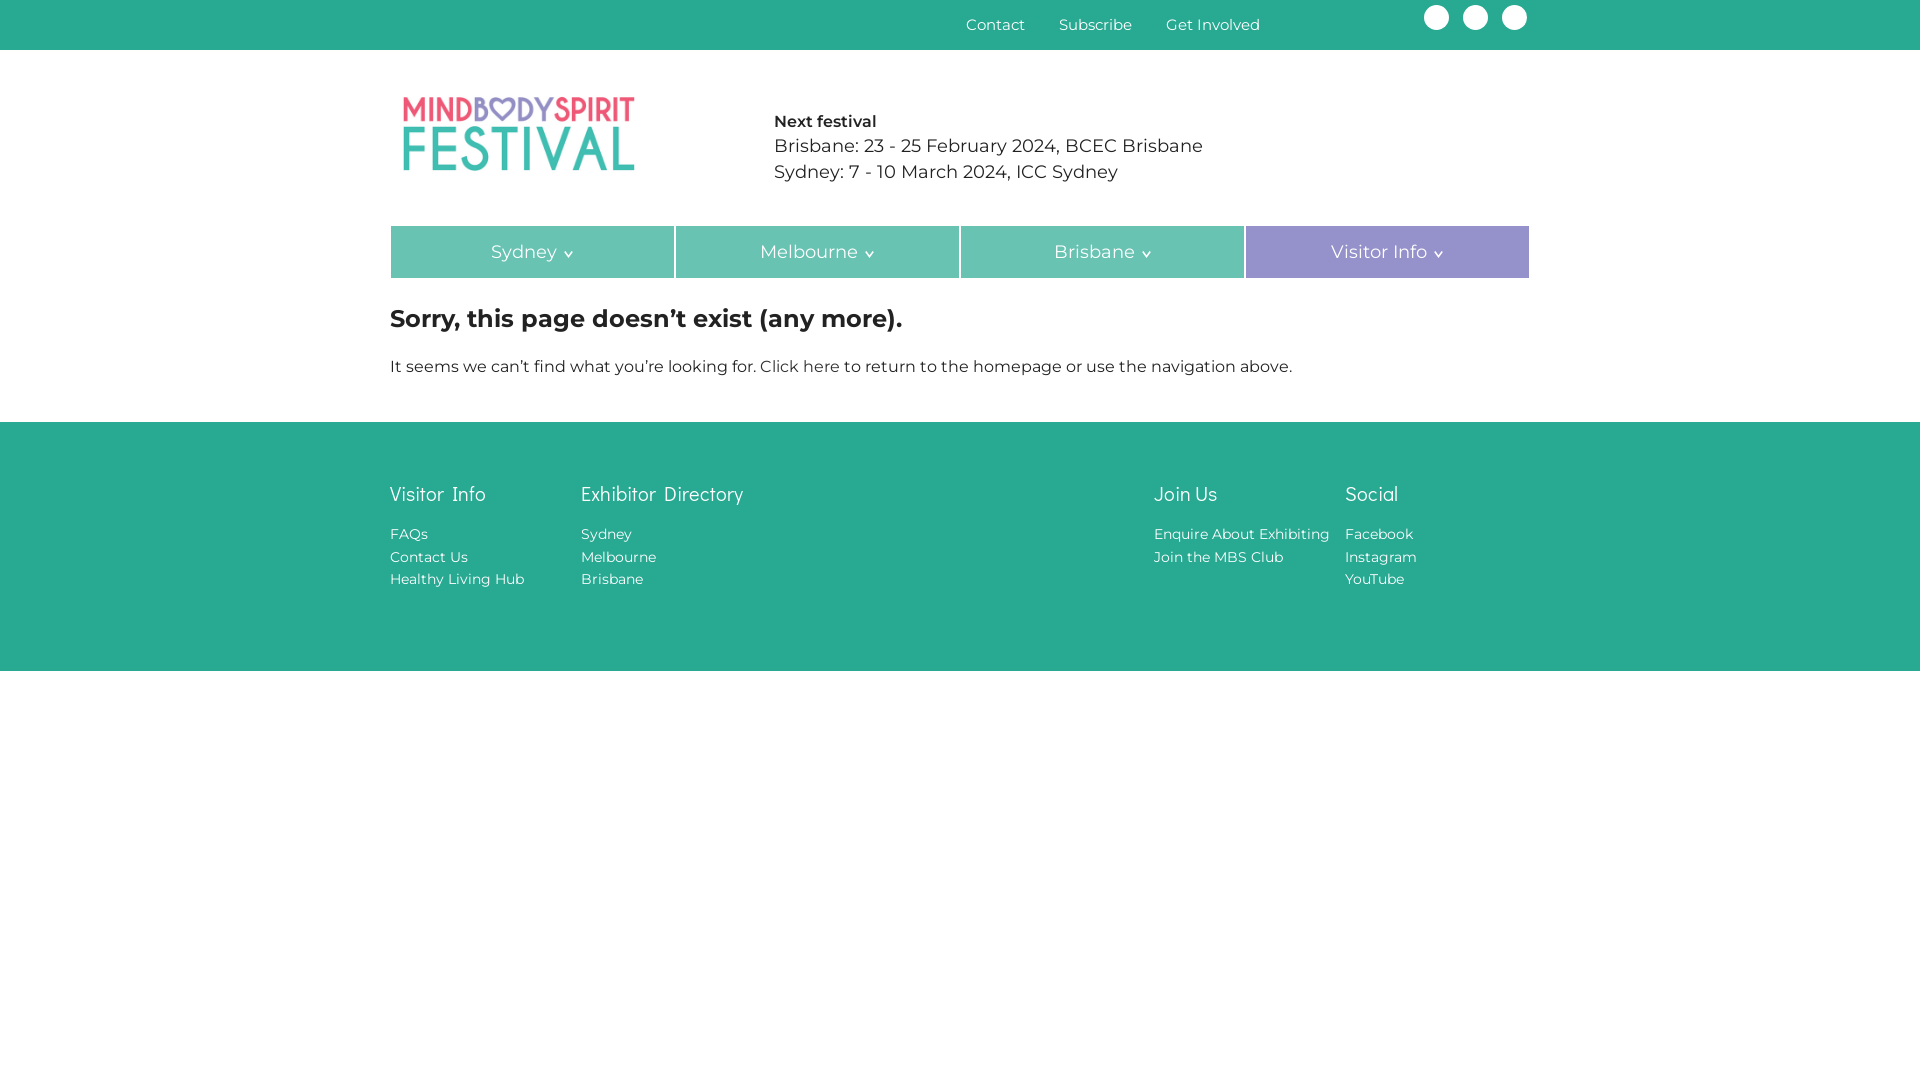  I want to click on 'FAQs', so click(389, 532).